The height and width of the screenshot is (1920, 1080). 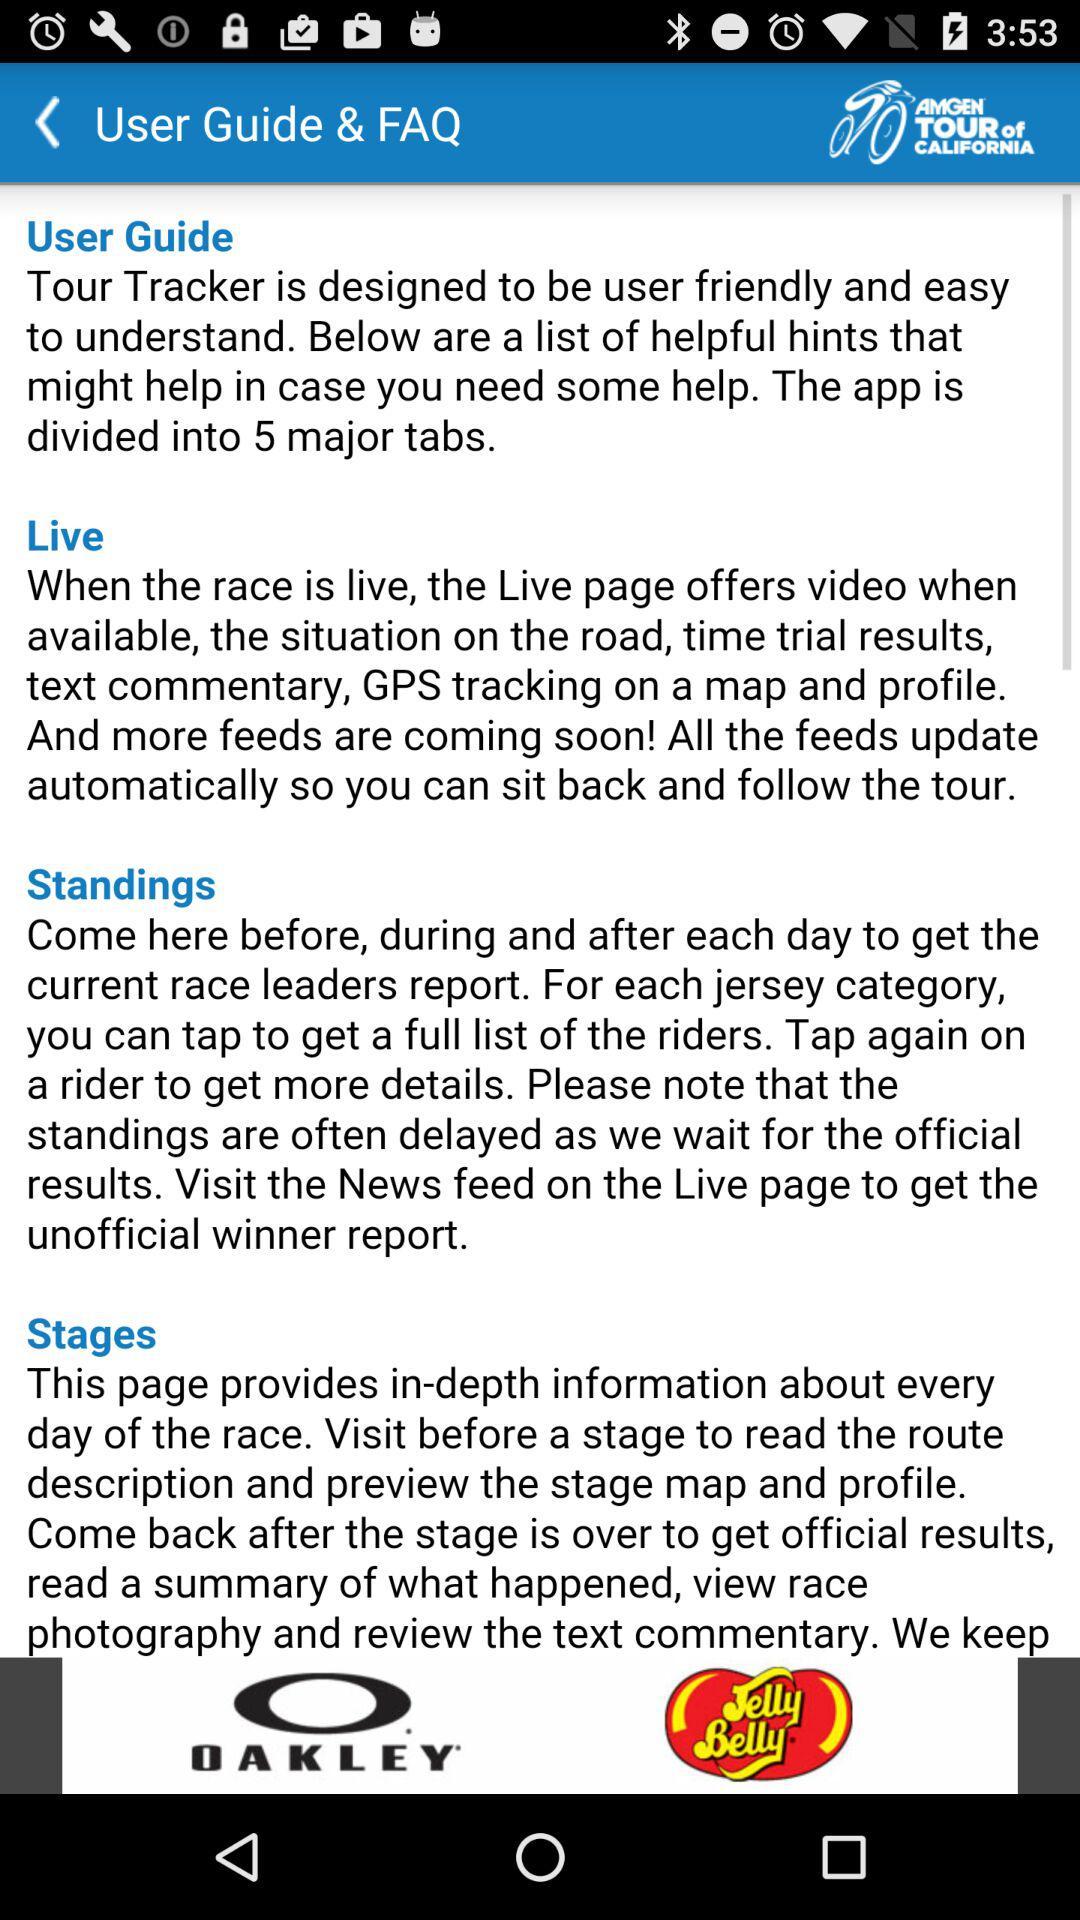 I want to click on advertisement 's webpage, so click(x=540, y=1724).